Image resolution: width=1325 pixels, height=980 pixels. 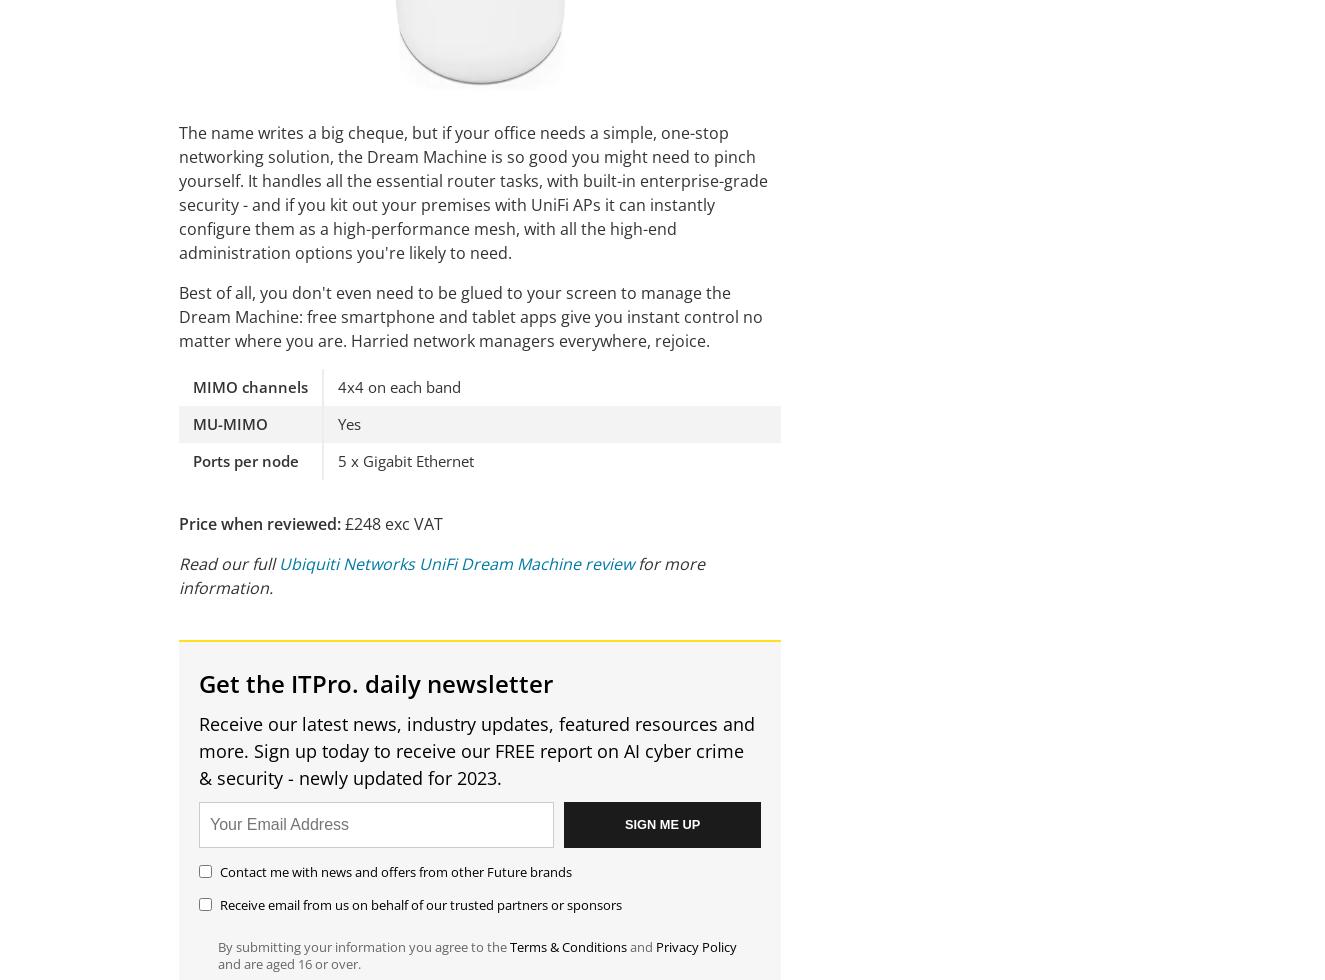 What do you see at coordinates (455, 563) in the screenshot?
I see `'Ubiquiti Networks UniFi Dream Machine review'` at bounding box center [455, 563].